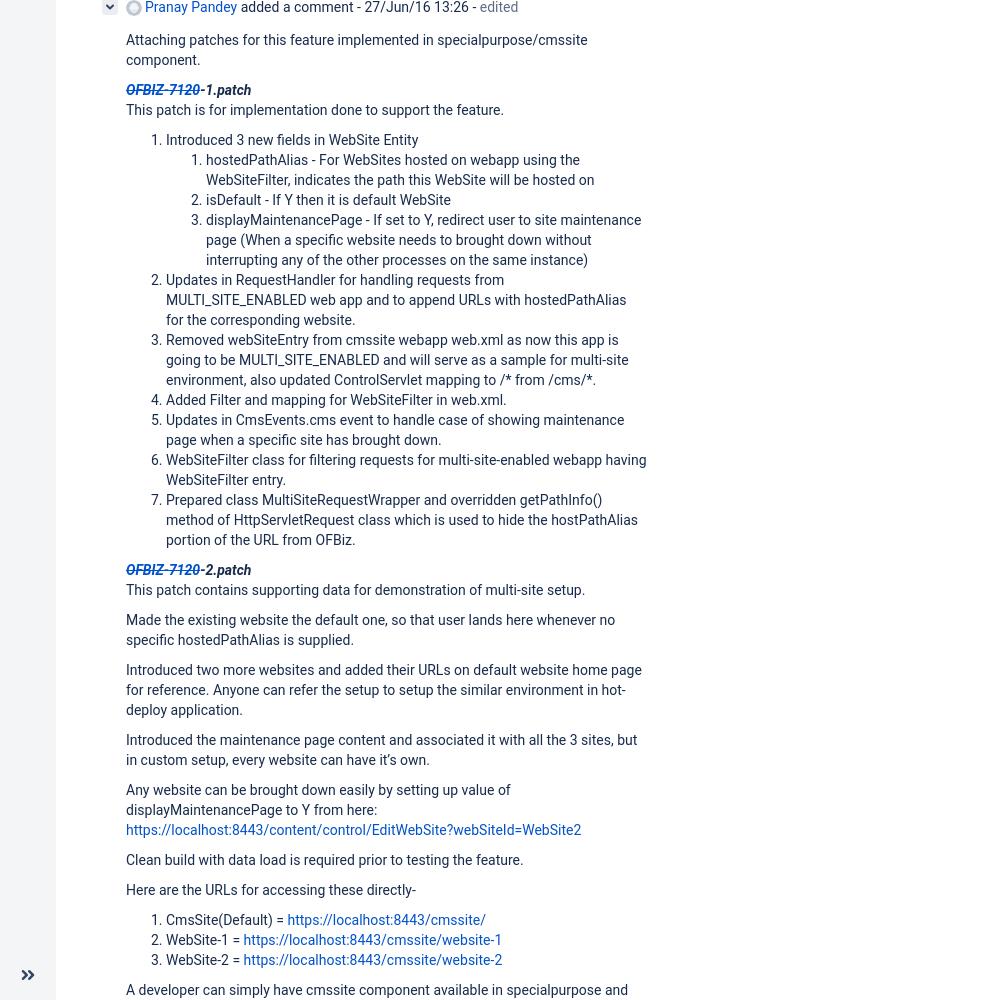  What do you see at coordinates (314, 108) in the screenshot?
I see `'This patch is for implementation done to support the feature.'` at bounding box center [314, 108].